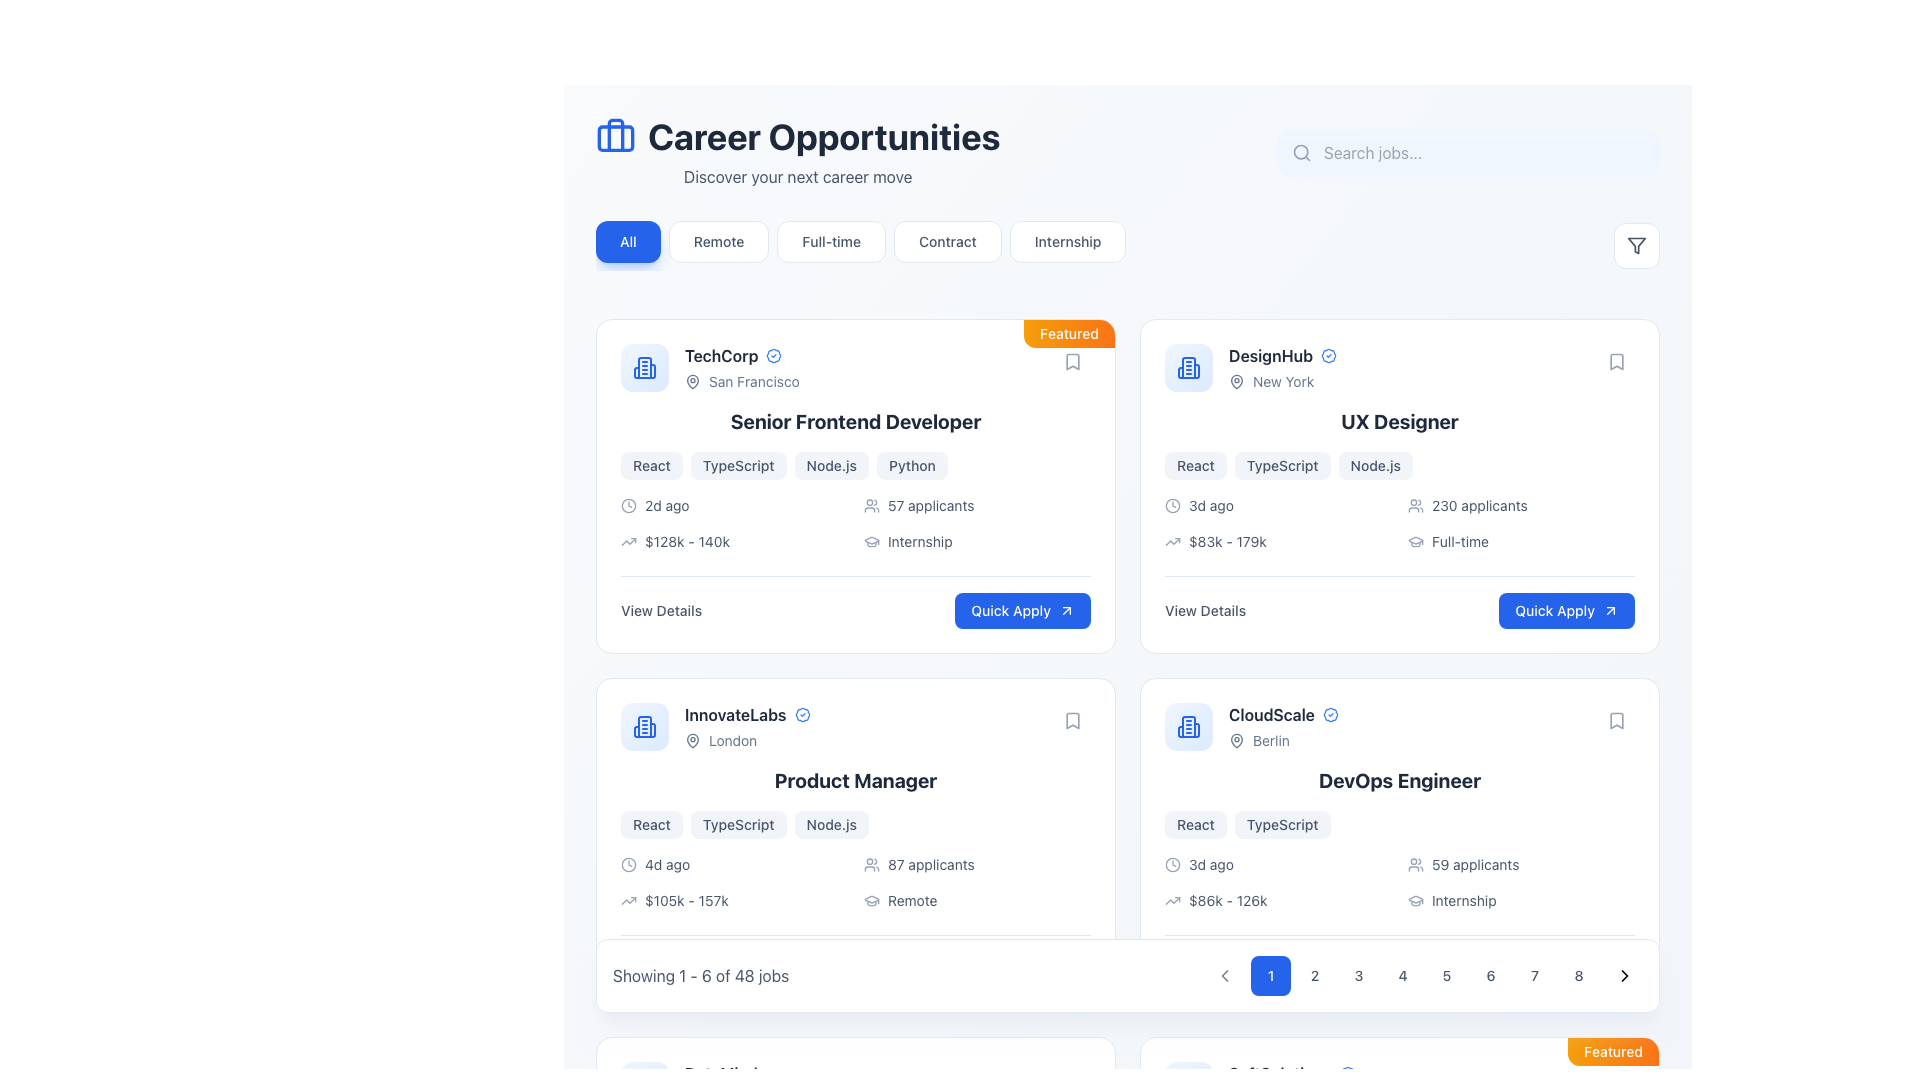  Describe the element at coordinates (872, 542) in the screenshot. I see `the decorative icon adjacent to the 'Internship' text in the first card titled 'Senior Frontend Developer'` at that location.